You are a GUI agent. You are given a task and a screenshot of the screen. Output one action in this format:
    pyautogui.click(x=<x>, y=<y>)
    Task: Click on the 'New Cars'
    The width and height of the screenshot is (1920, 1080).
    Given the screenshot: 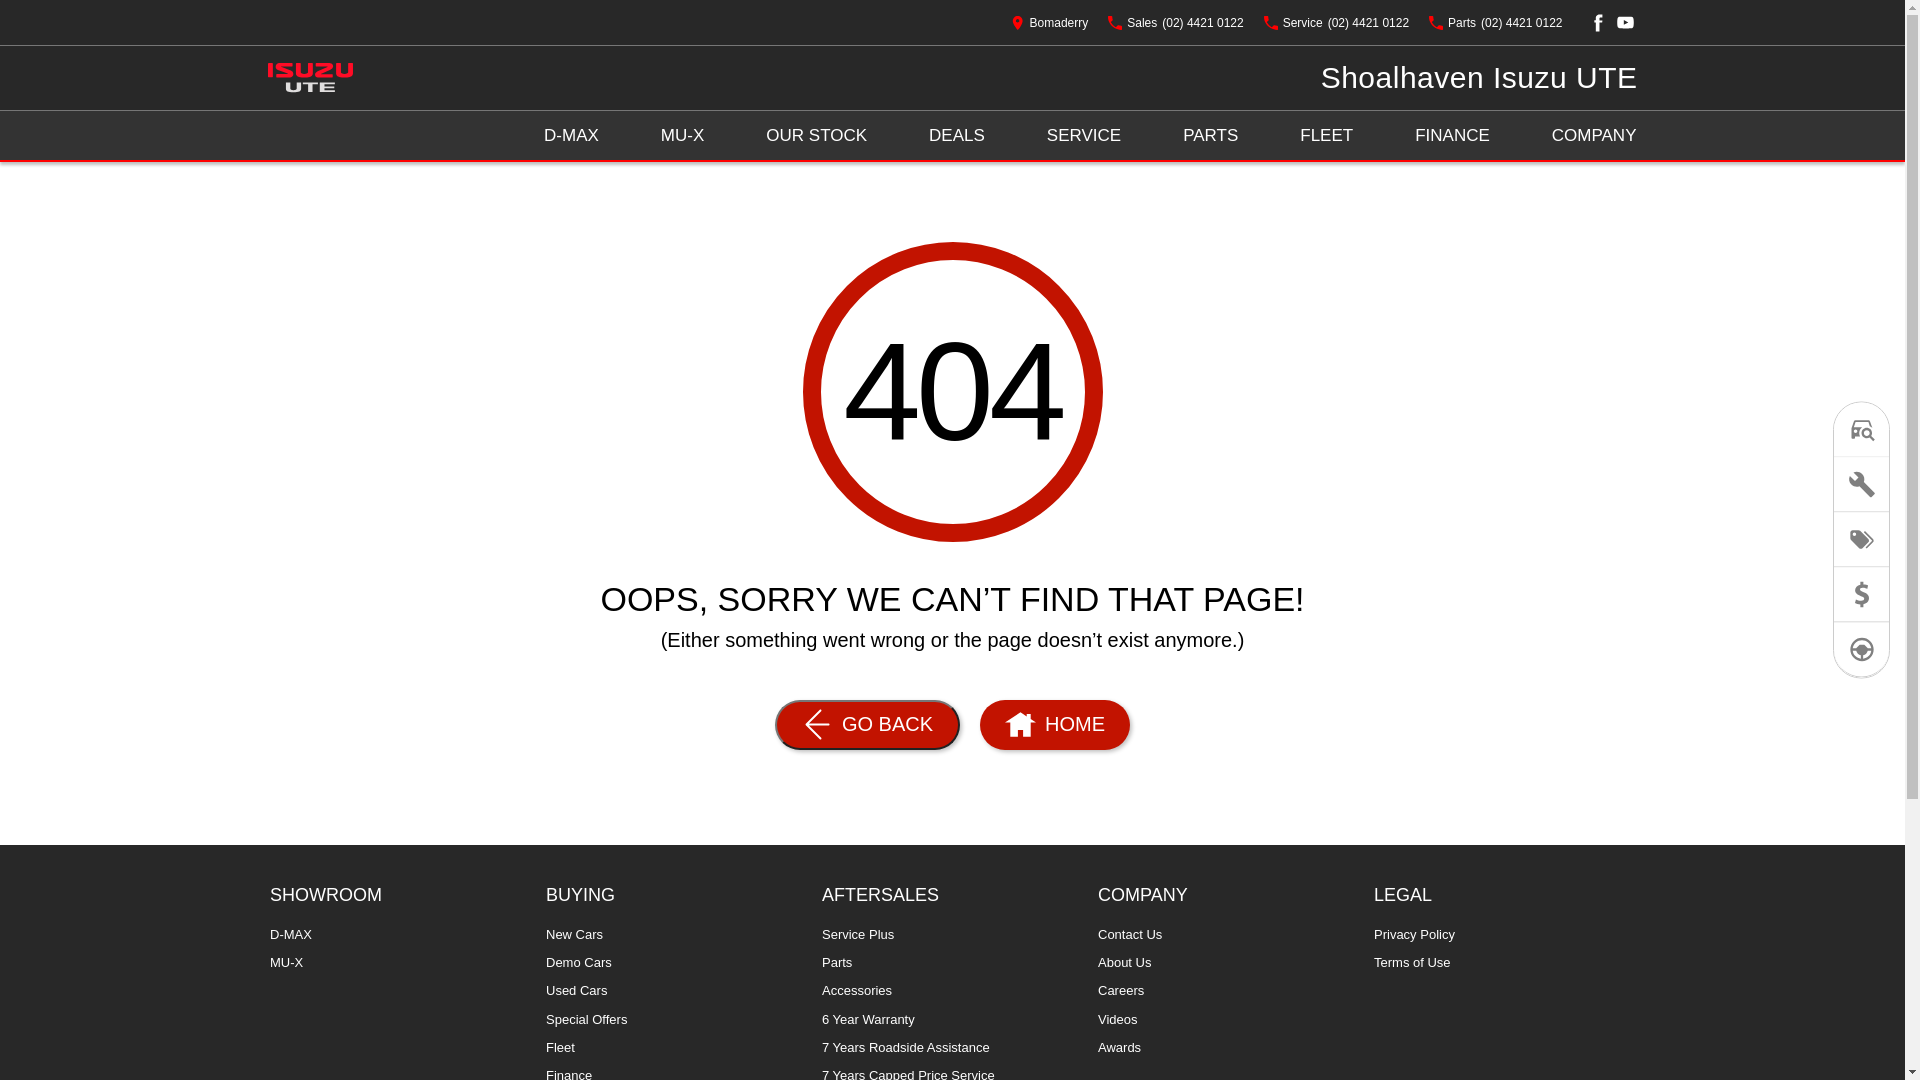 What is the action you would take?
    pyautogui.click(x=573, y=940)
    